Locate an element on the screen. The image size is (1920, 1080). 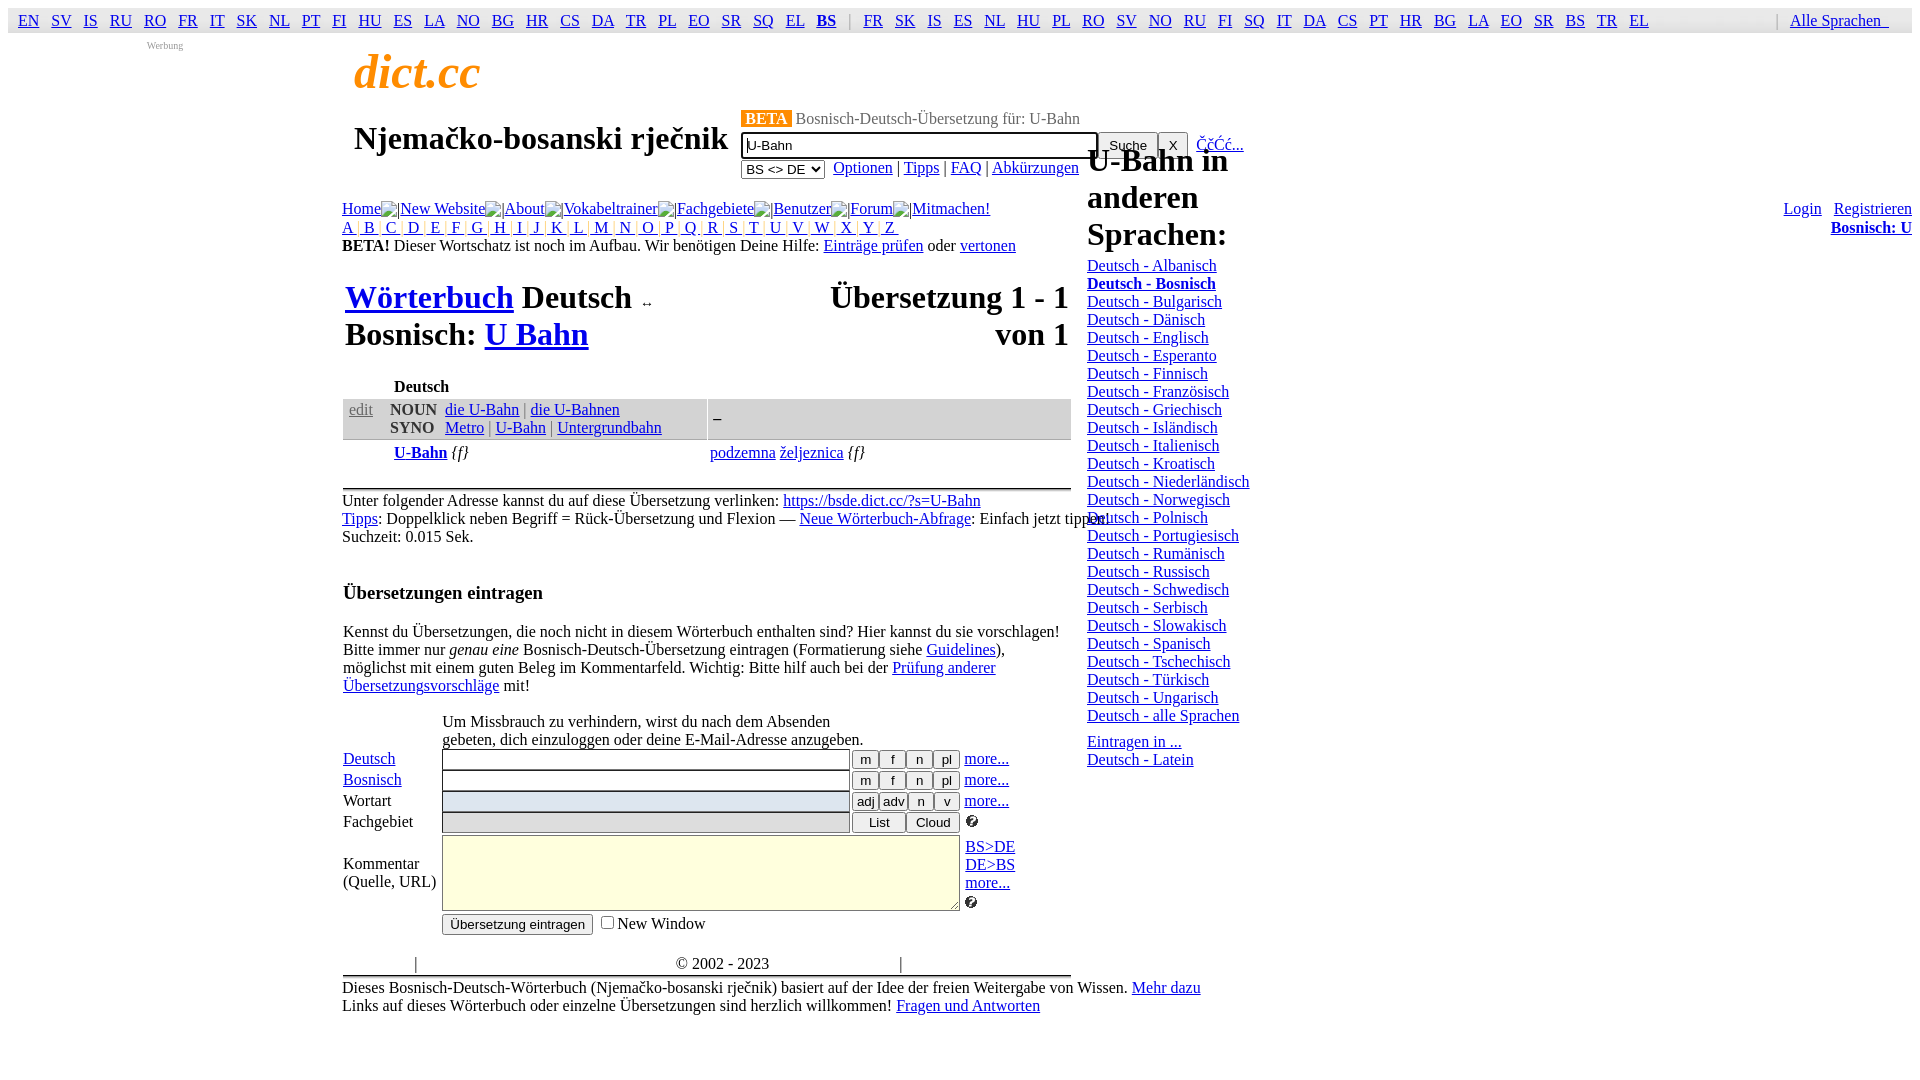
'B' is located at coordinates (369, 226).